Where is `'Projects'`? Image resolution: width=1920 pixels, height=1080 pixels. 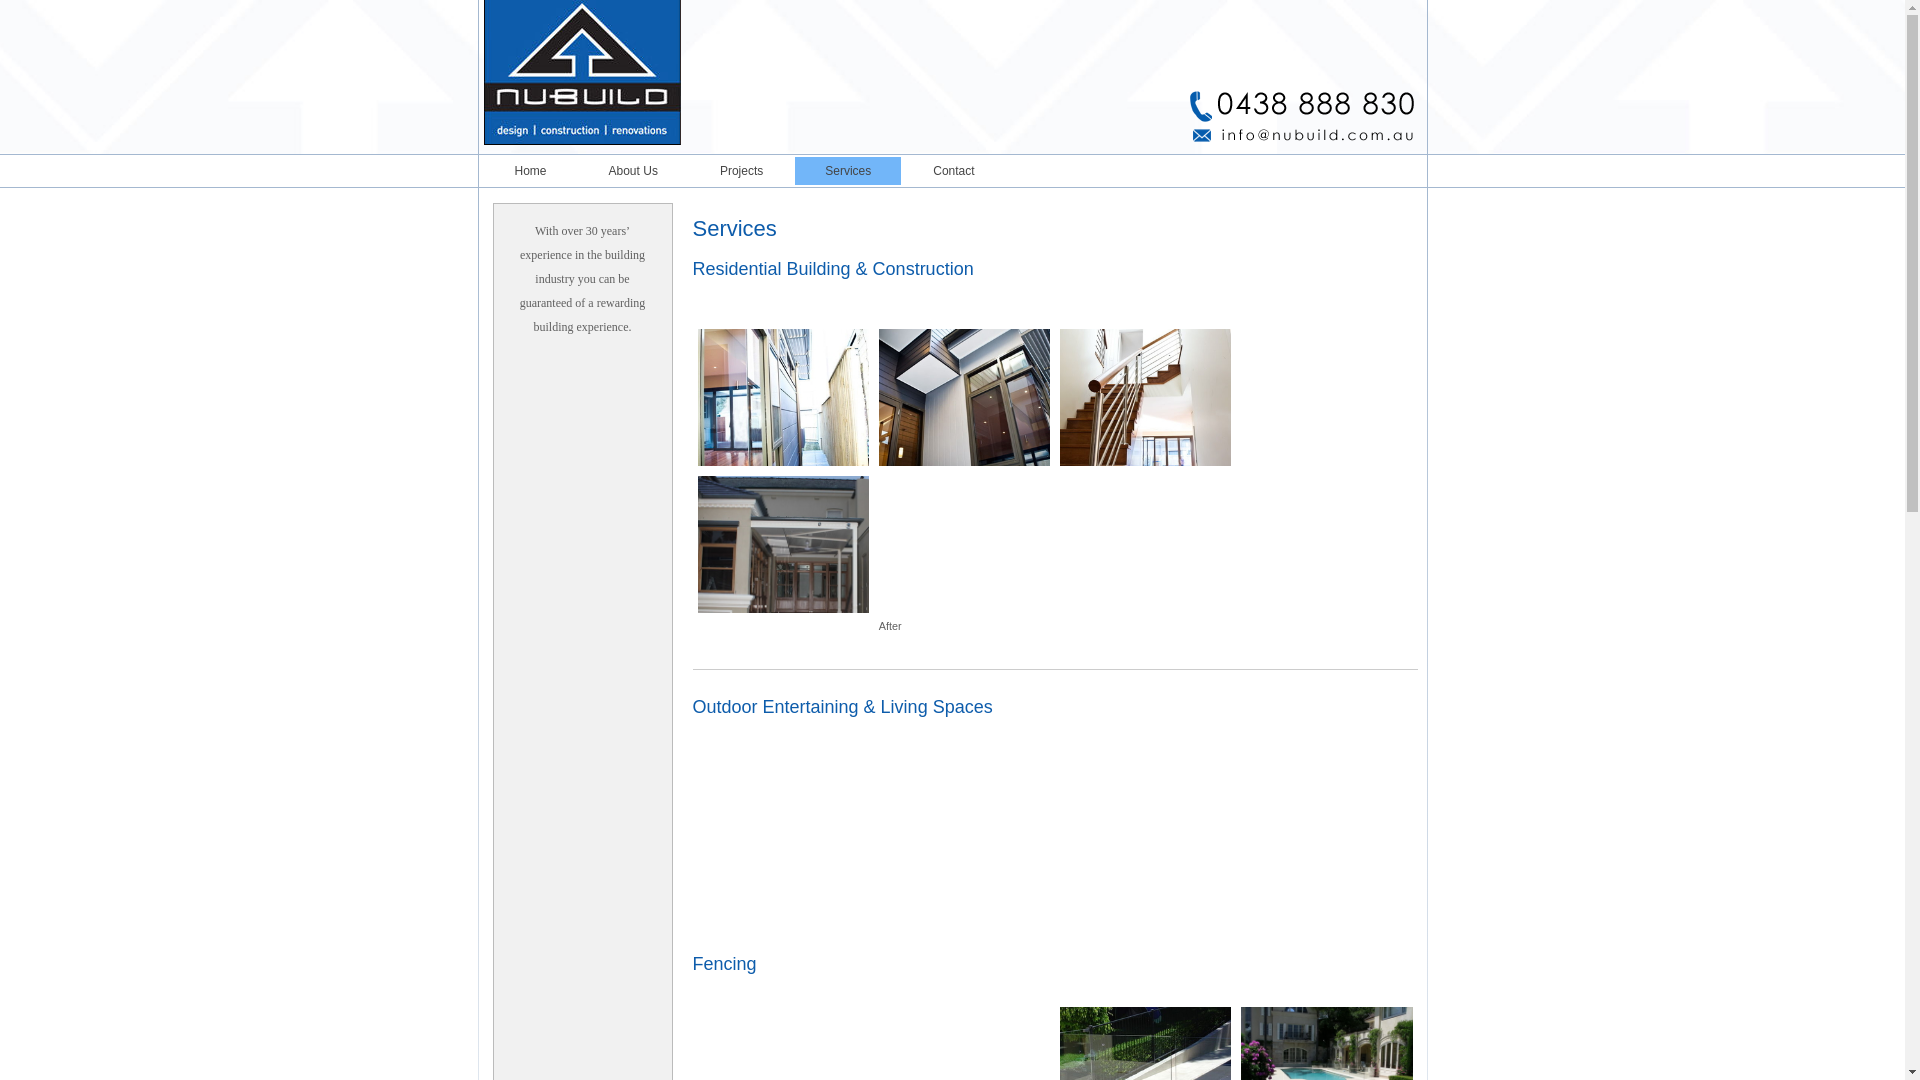
'Projects' is located at coordinates (740, 169).